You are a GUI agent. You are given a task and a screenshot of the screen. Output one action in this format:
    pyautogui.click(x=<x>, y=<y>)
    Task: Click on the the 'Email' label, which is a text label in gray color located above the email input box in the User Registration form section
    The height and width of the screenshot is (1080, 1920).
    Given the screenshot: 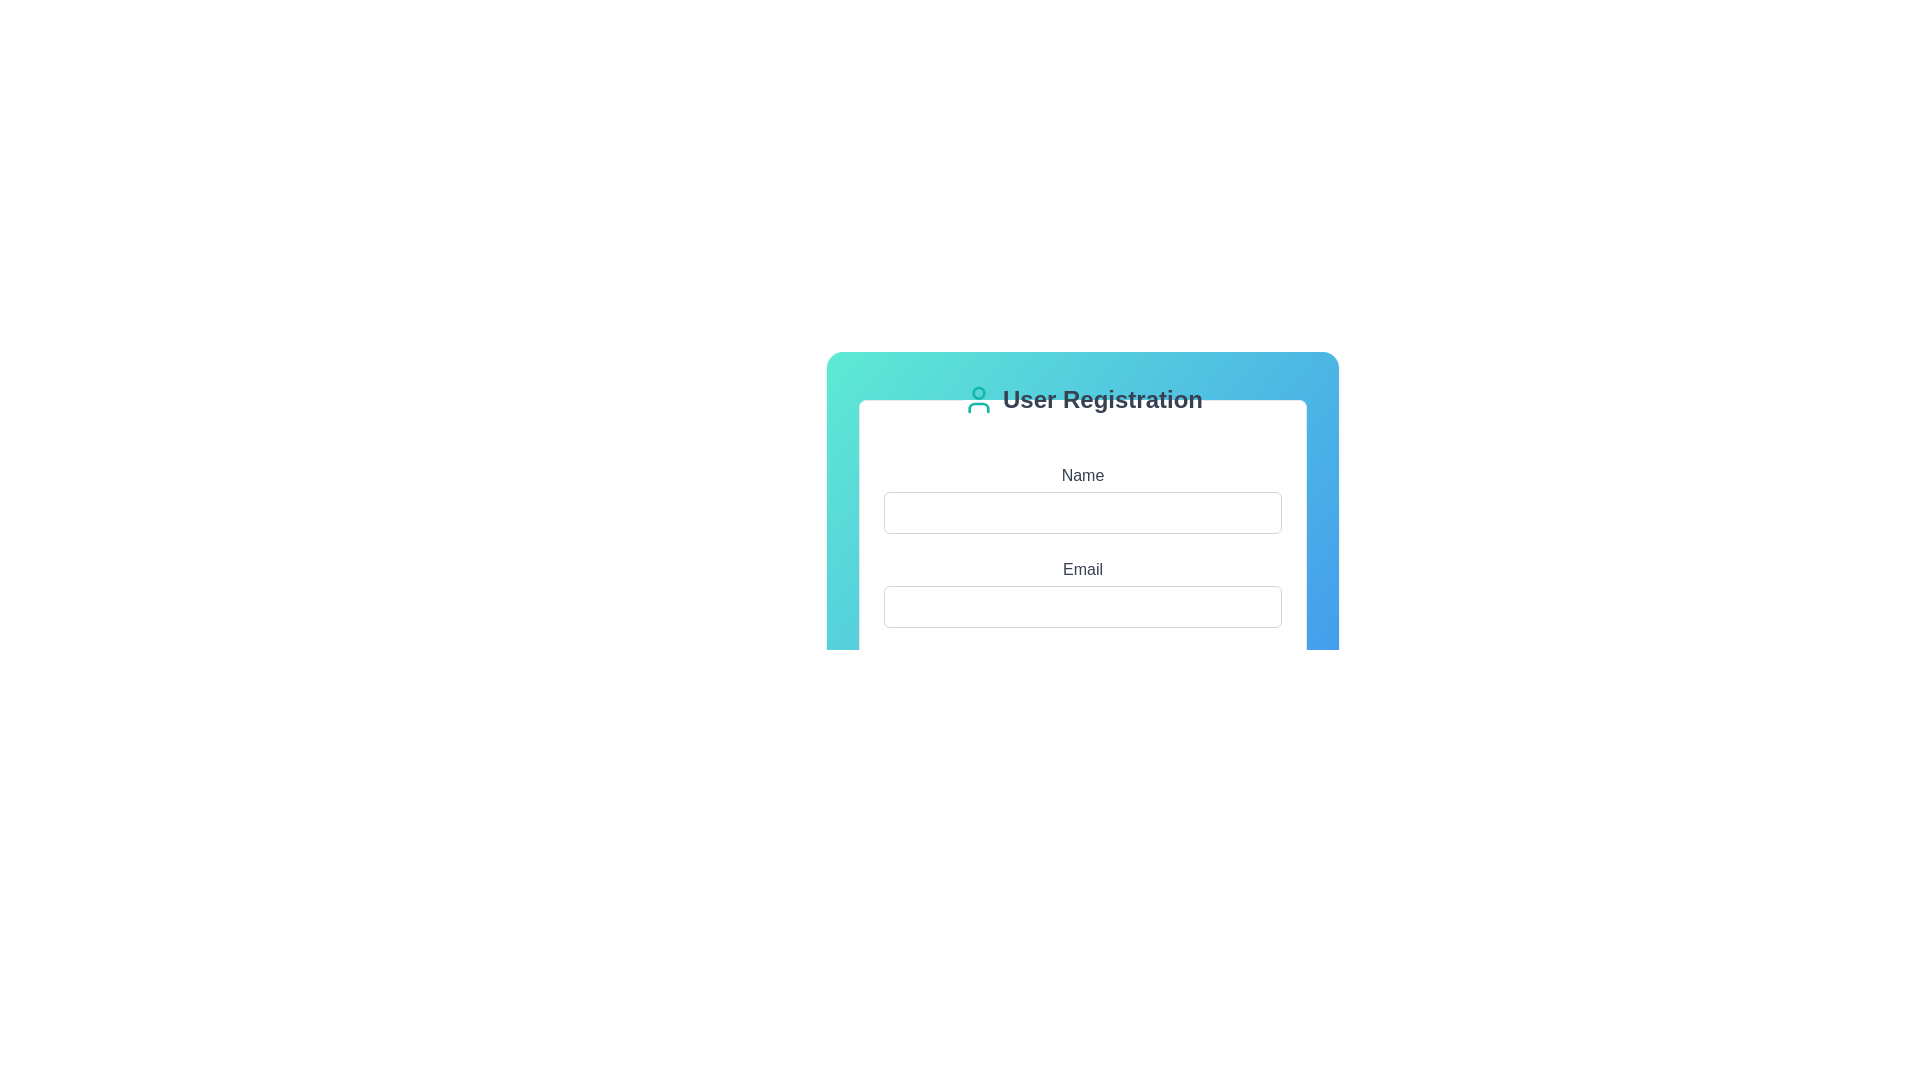 What is the action you would take?
    pyautogui.click(x=1082, y=570)
    